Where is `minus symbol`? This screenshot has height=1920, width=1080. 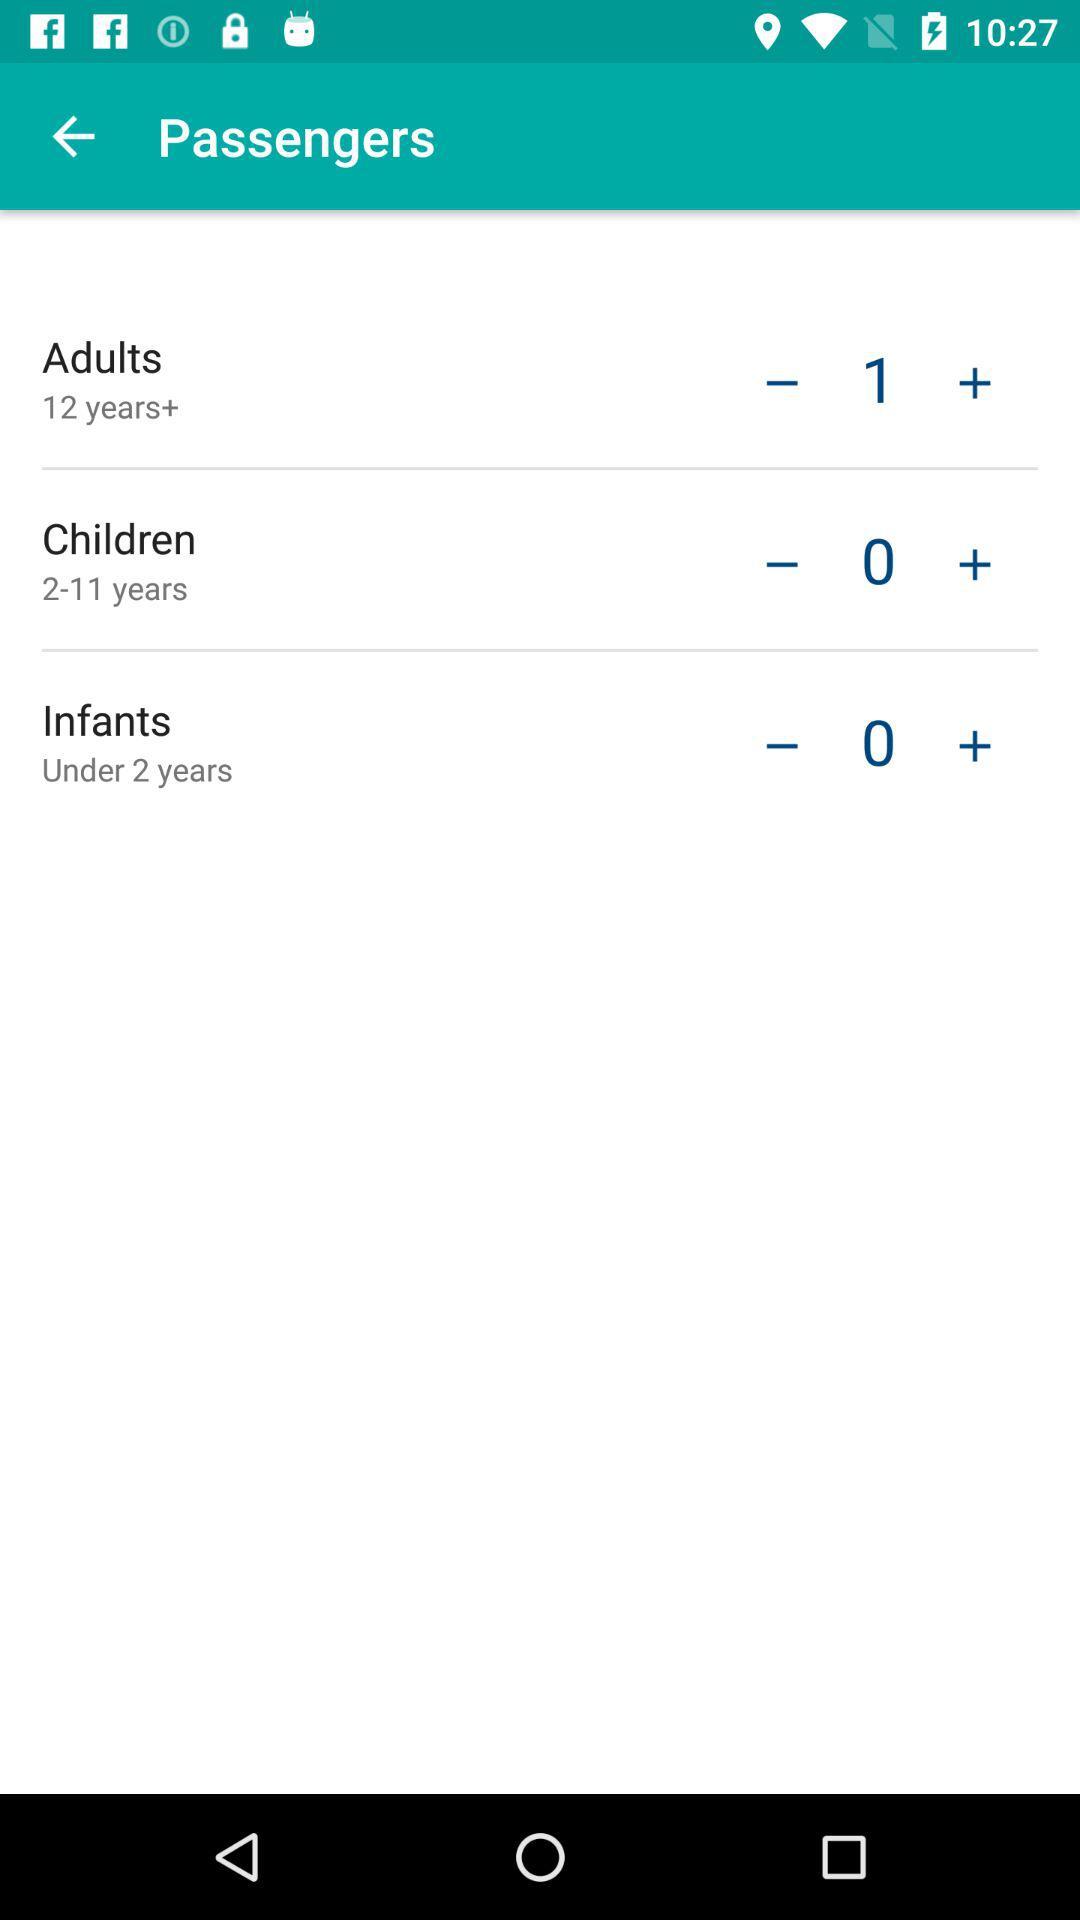
minus symbol is located at coordinates (781, 561).